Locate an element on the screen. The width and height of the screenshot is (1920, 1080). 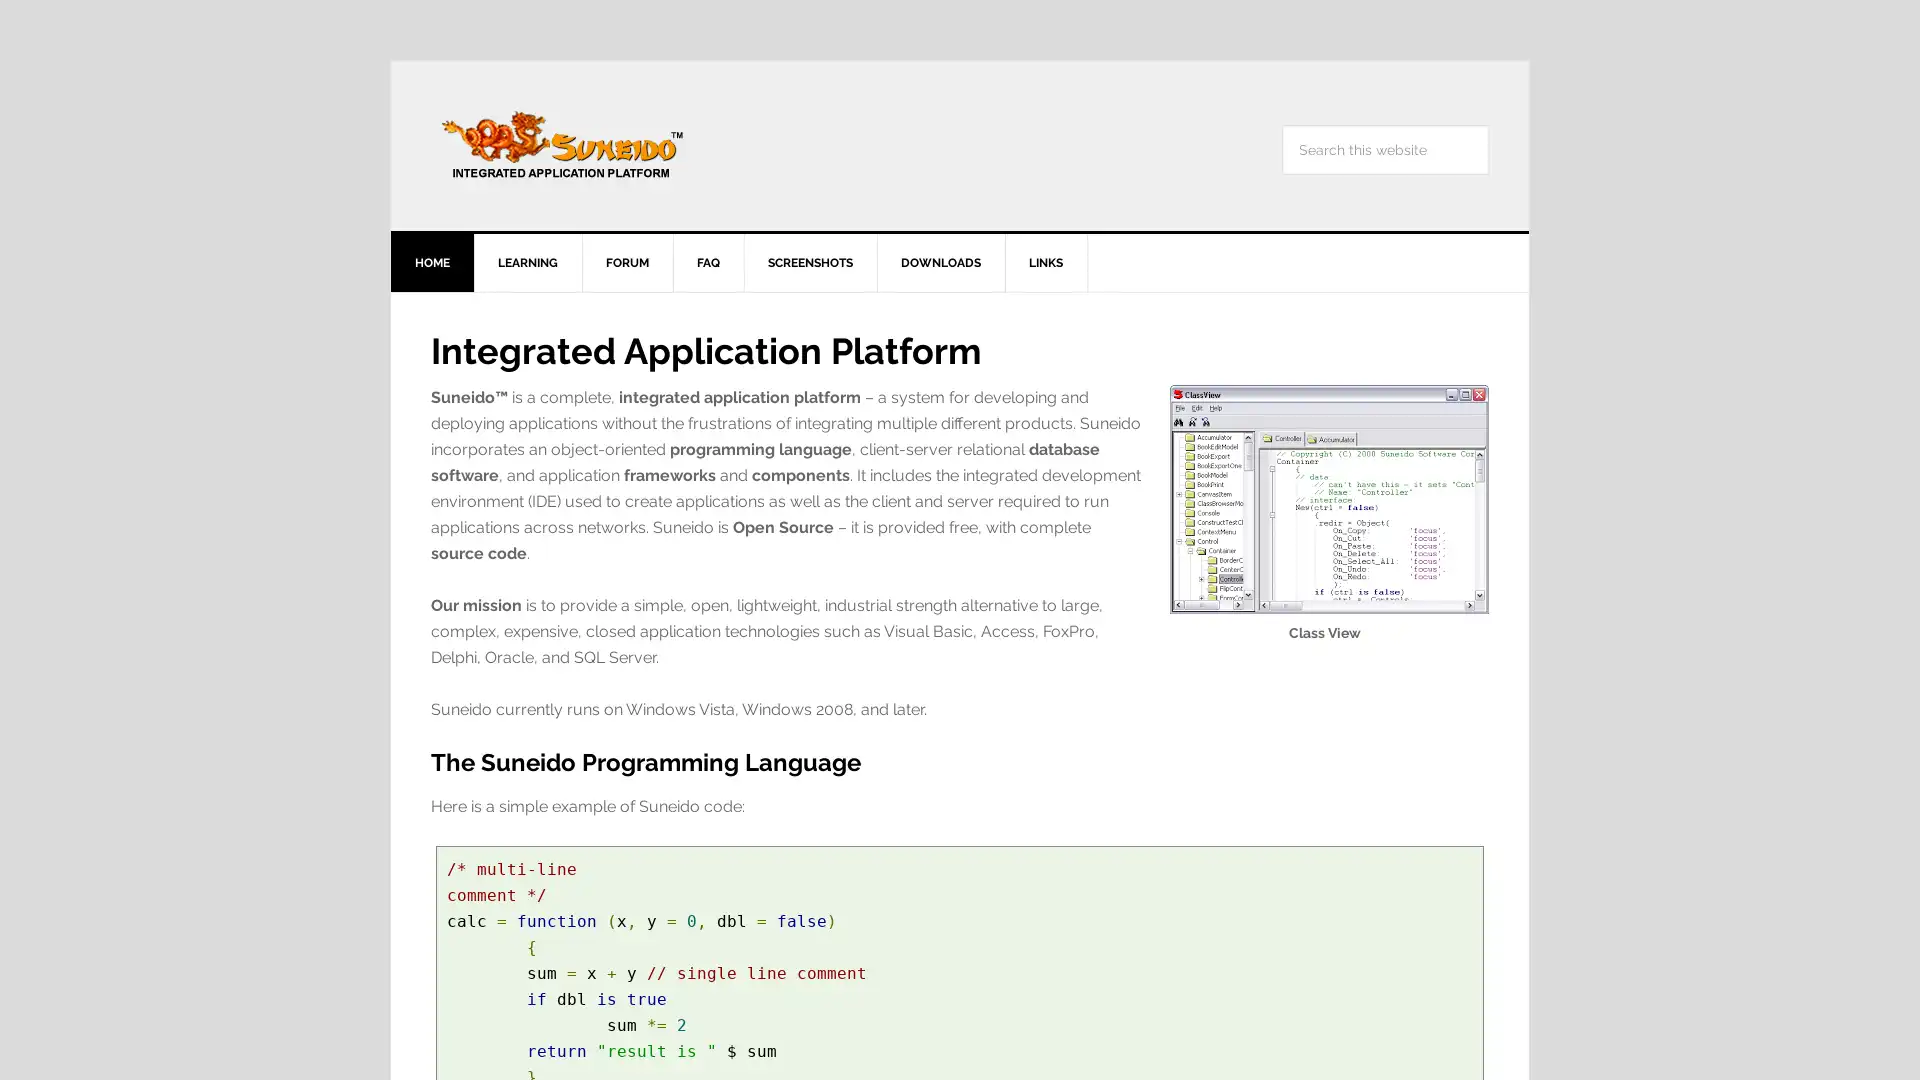
Search is located at coordinates (1488, 124).